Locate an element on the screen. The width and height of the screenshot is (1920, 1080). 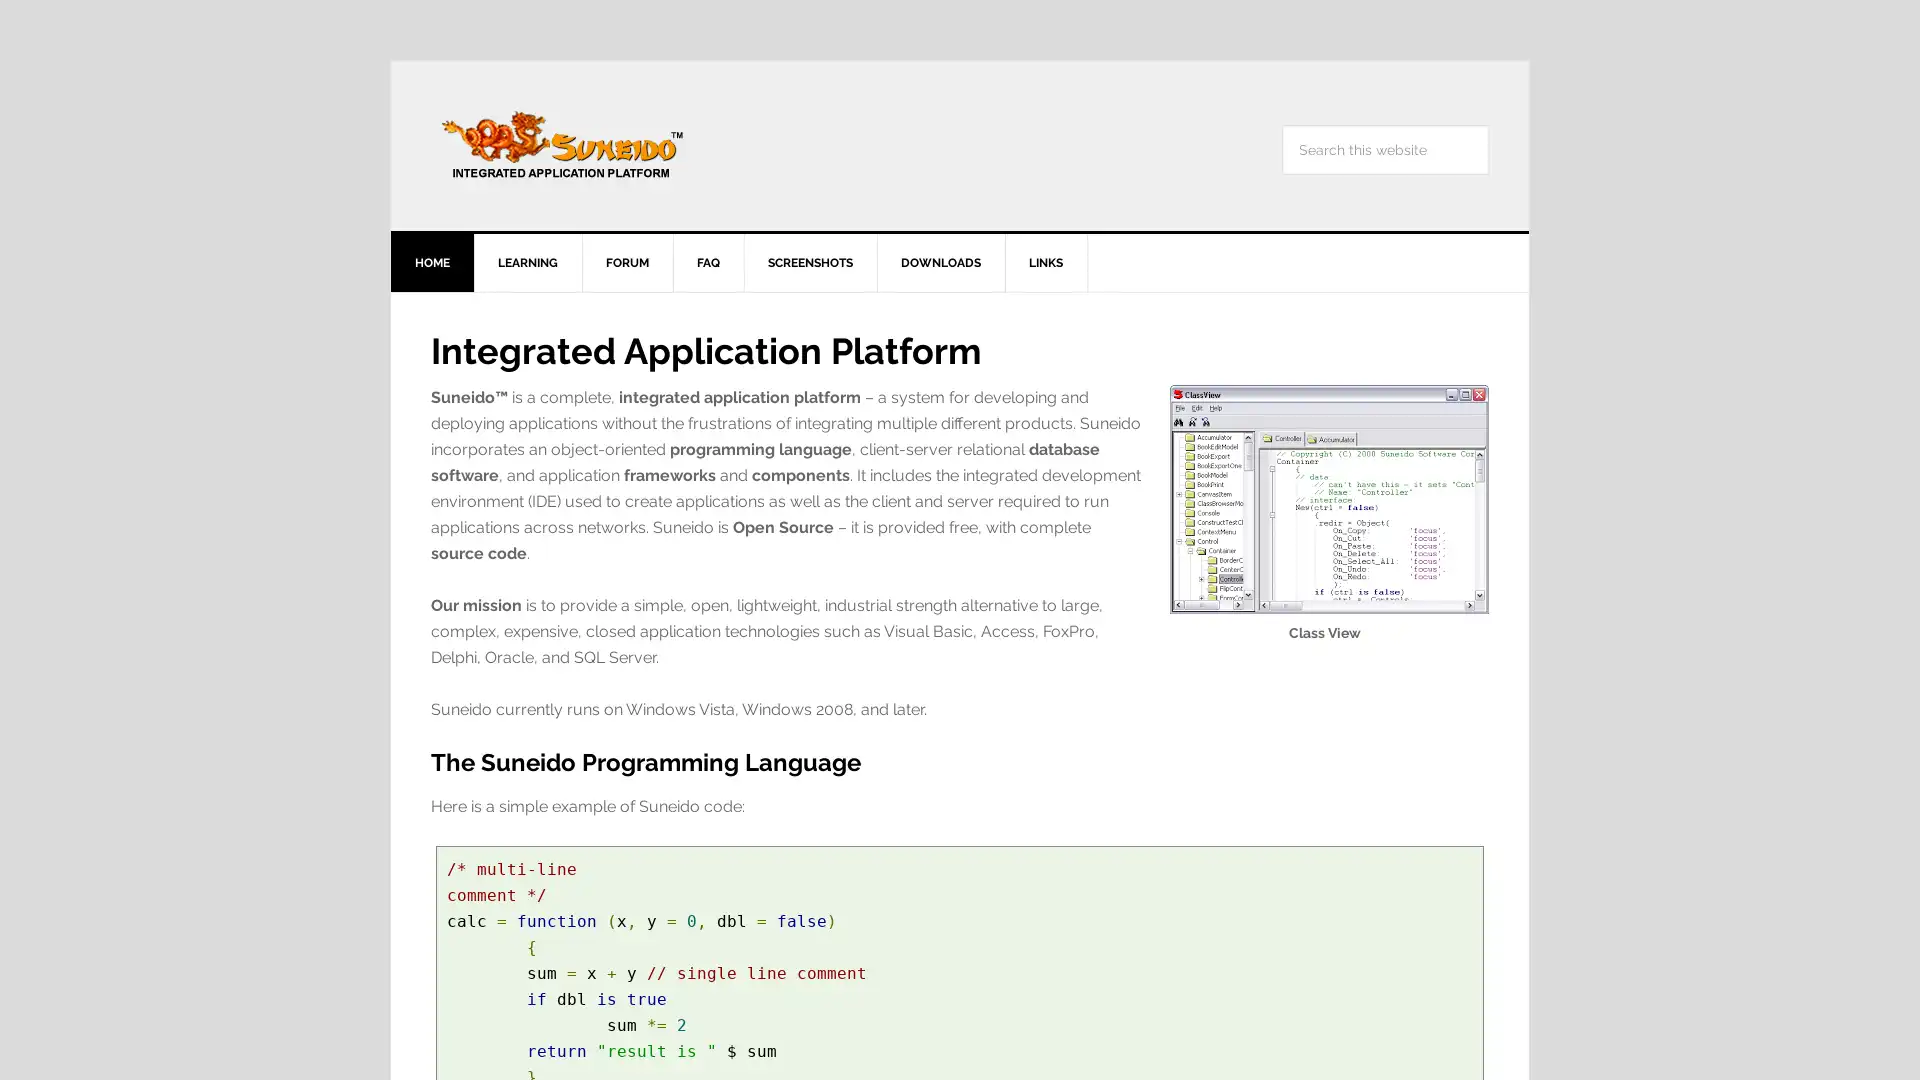
Search is located at coordinates (1488, 124).